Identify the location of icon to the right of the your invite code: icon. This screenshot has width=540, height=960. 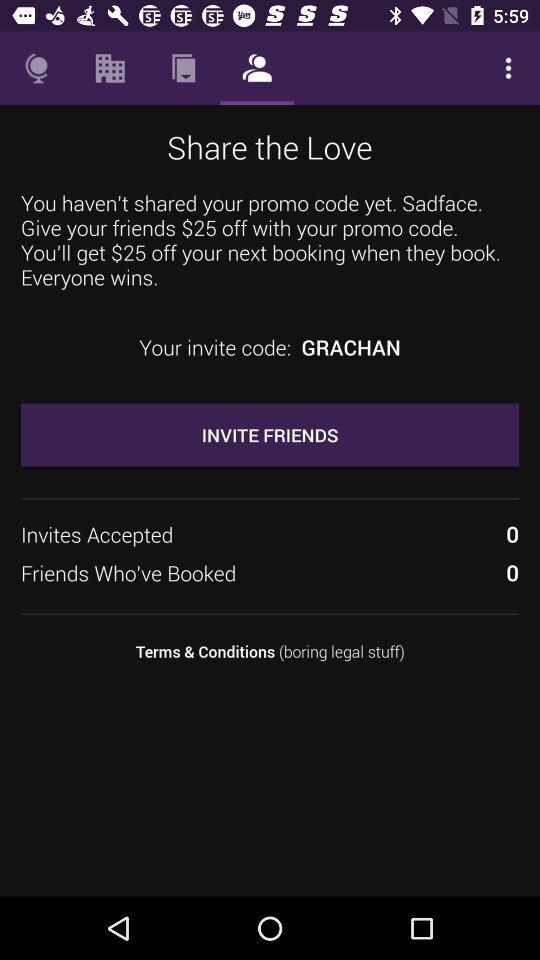
(350, 347).